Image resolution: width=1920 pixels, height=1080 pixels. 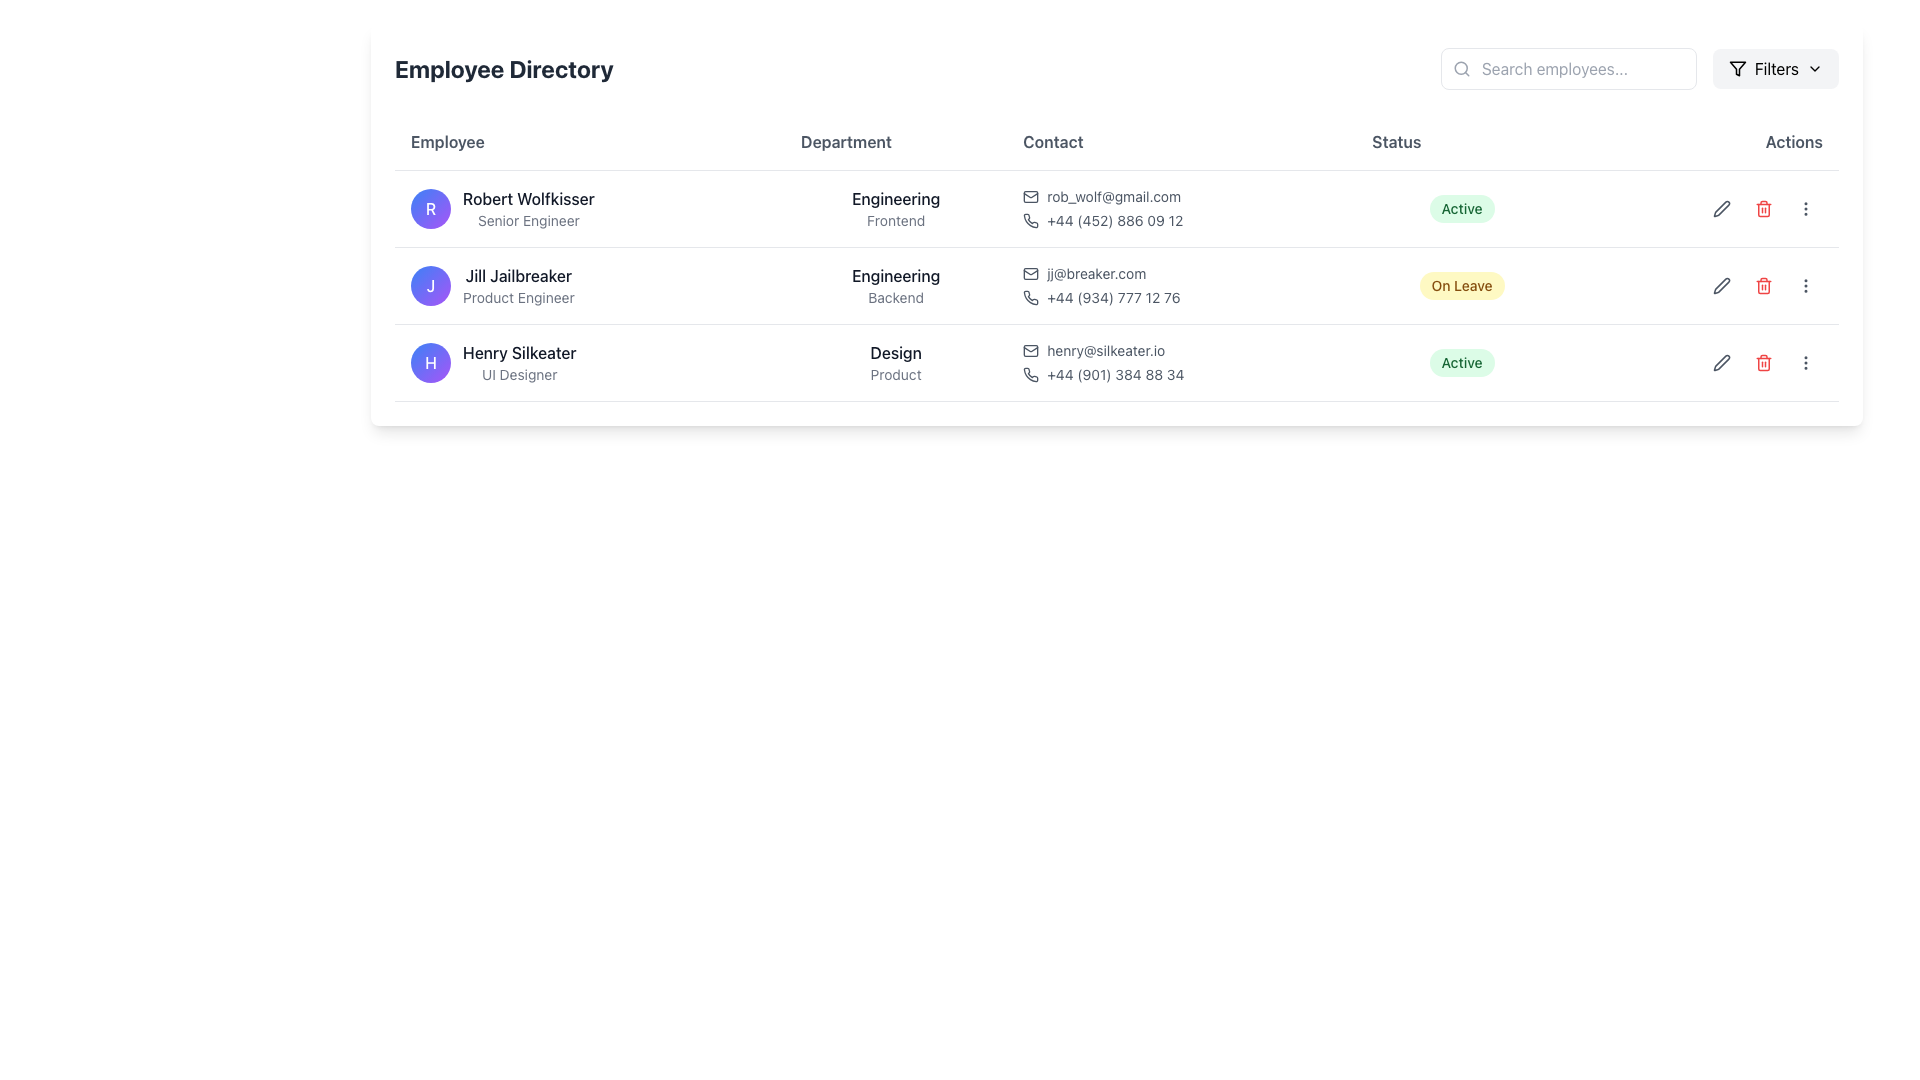 I want to click on the table row representing the personnel entry for 'Jill Jailbreaker', so click(x=1116, y=285).